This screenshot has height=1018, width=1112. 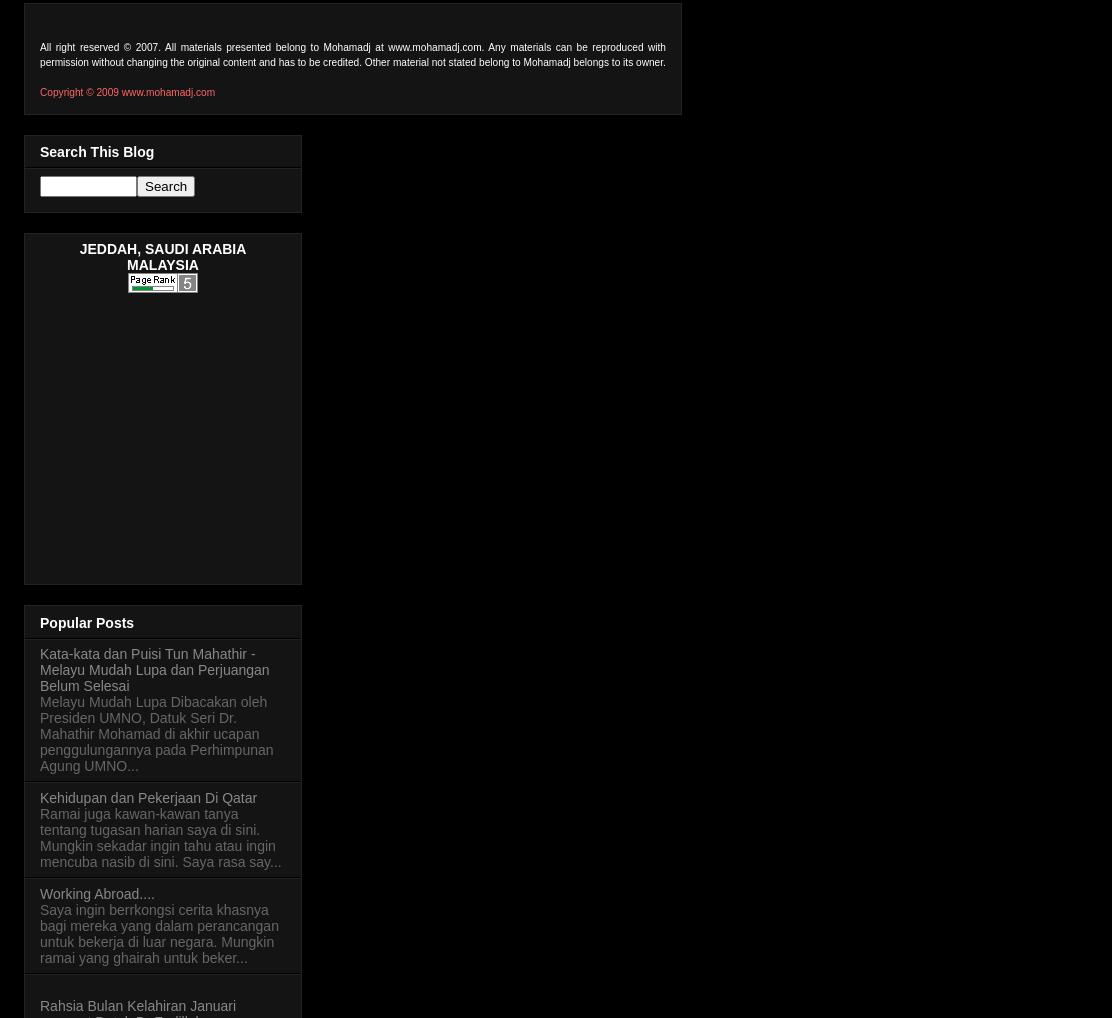 What do you see at coordinates (162, 264) in the screenshot?
I see `'MALAYSIA'` at bounding box center [162, 264].